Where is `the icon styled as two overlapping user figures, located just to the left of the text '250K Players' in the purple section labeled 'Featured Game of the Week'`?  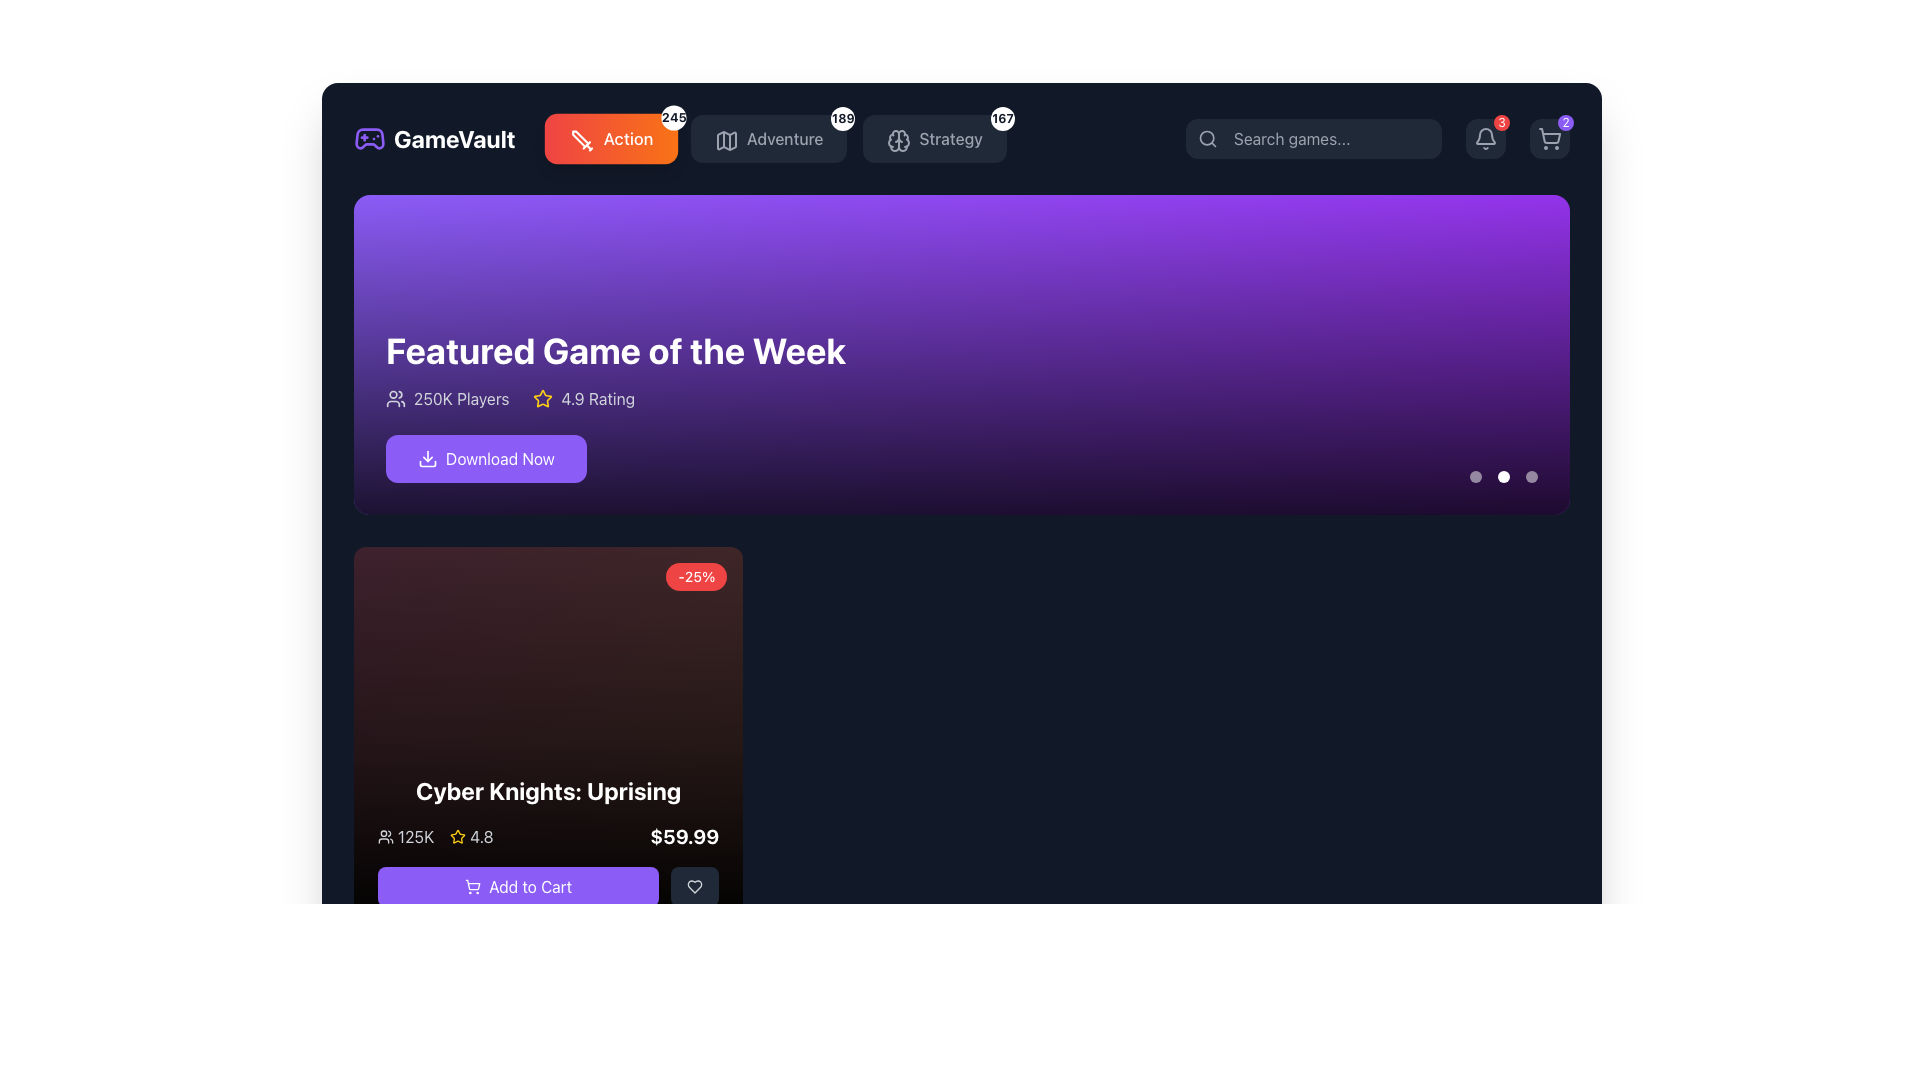 the icon styled as two overlapping user figures, located just to the left of the text '250K Players' in the purple section labeled 'Featured Game of the Week' is located at coordinates (395, 398).